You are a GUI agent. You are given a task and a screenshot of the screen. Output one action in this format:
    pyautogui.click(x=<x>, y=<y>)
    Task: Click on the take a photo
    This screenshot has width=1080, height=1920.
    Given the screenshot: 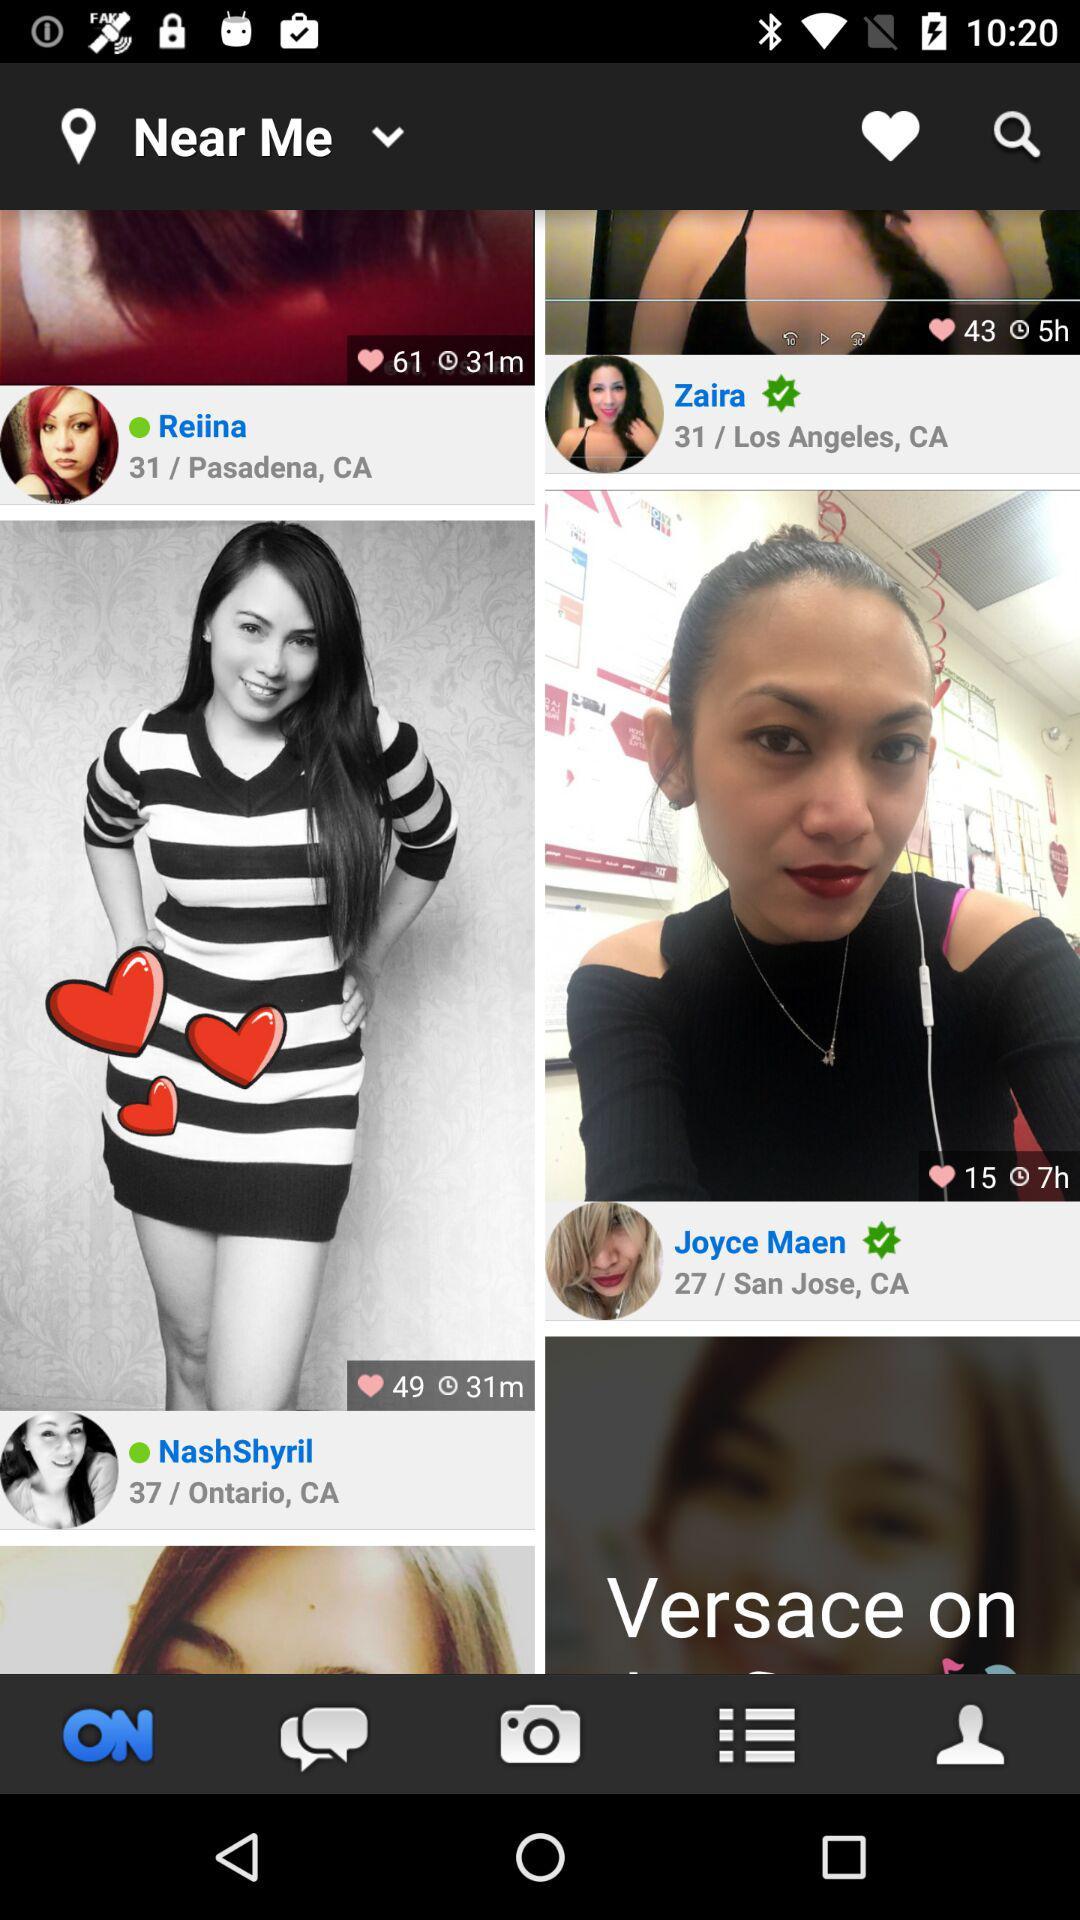 What is the action you would take?
    pyautogui.click(x=540, y=1733)
    